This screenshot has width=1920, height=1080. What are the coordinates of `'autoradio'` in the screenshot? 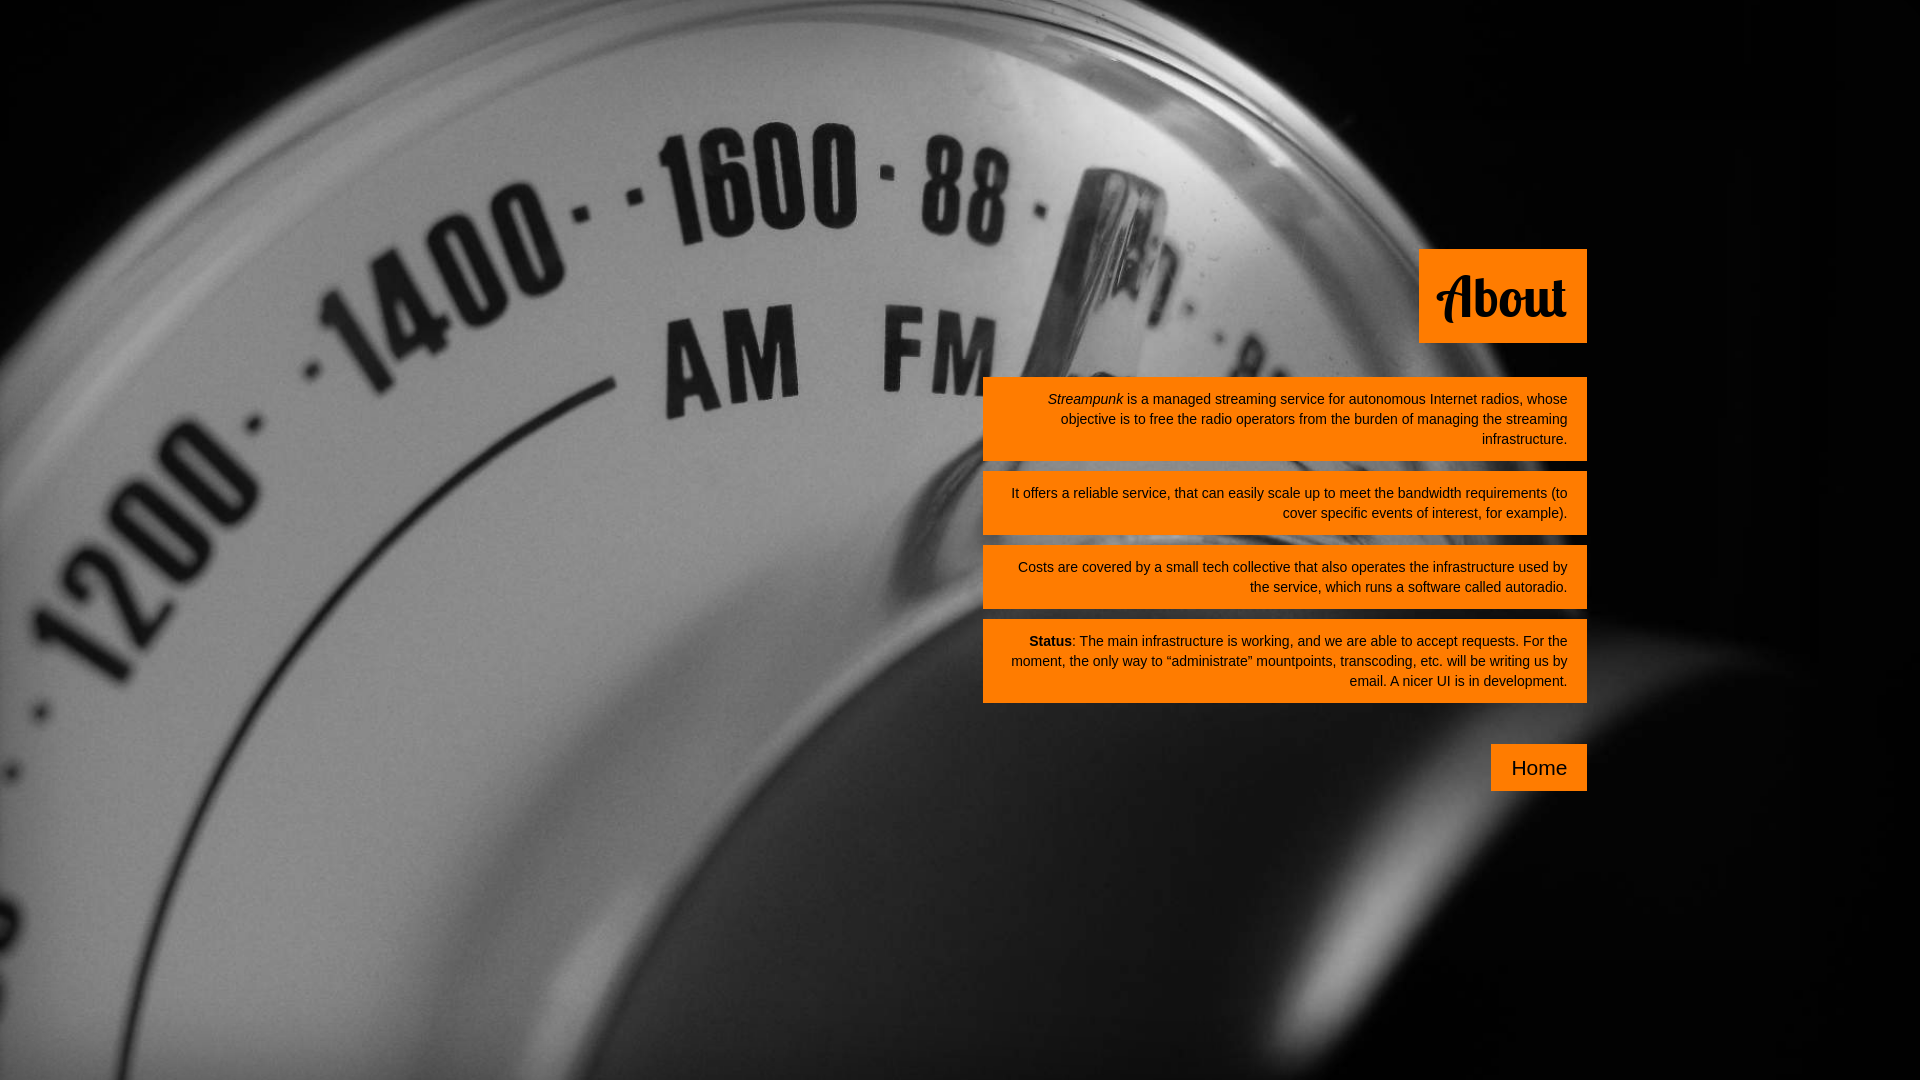 It's located at (1533, 585).